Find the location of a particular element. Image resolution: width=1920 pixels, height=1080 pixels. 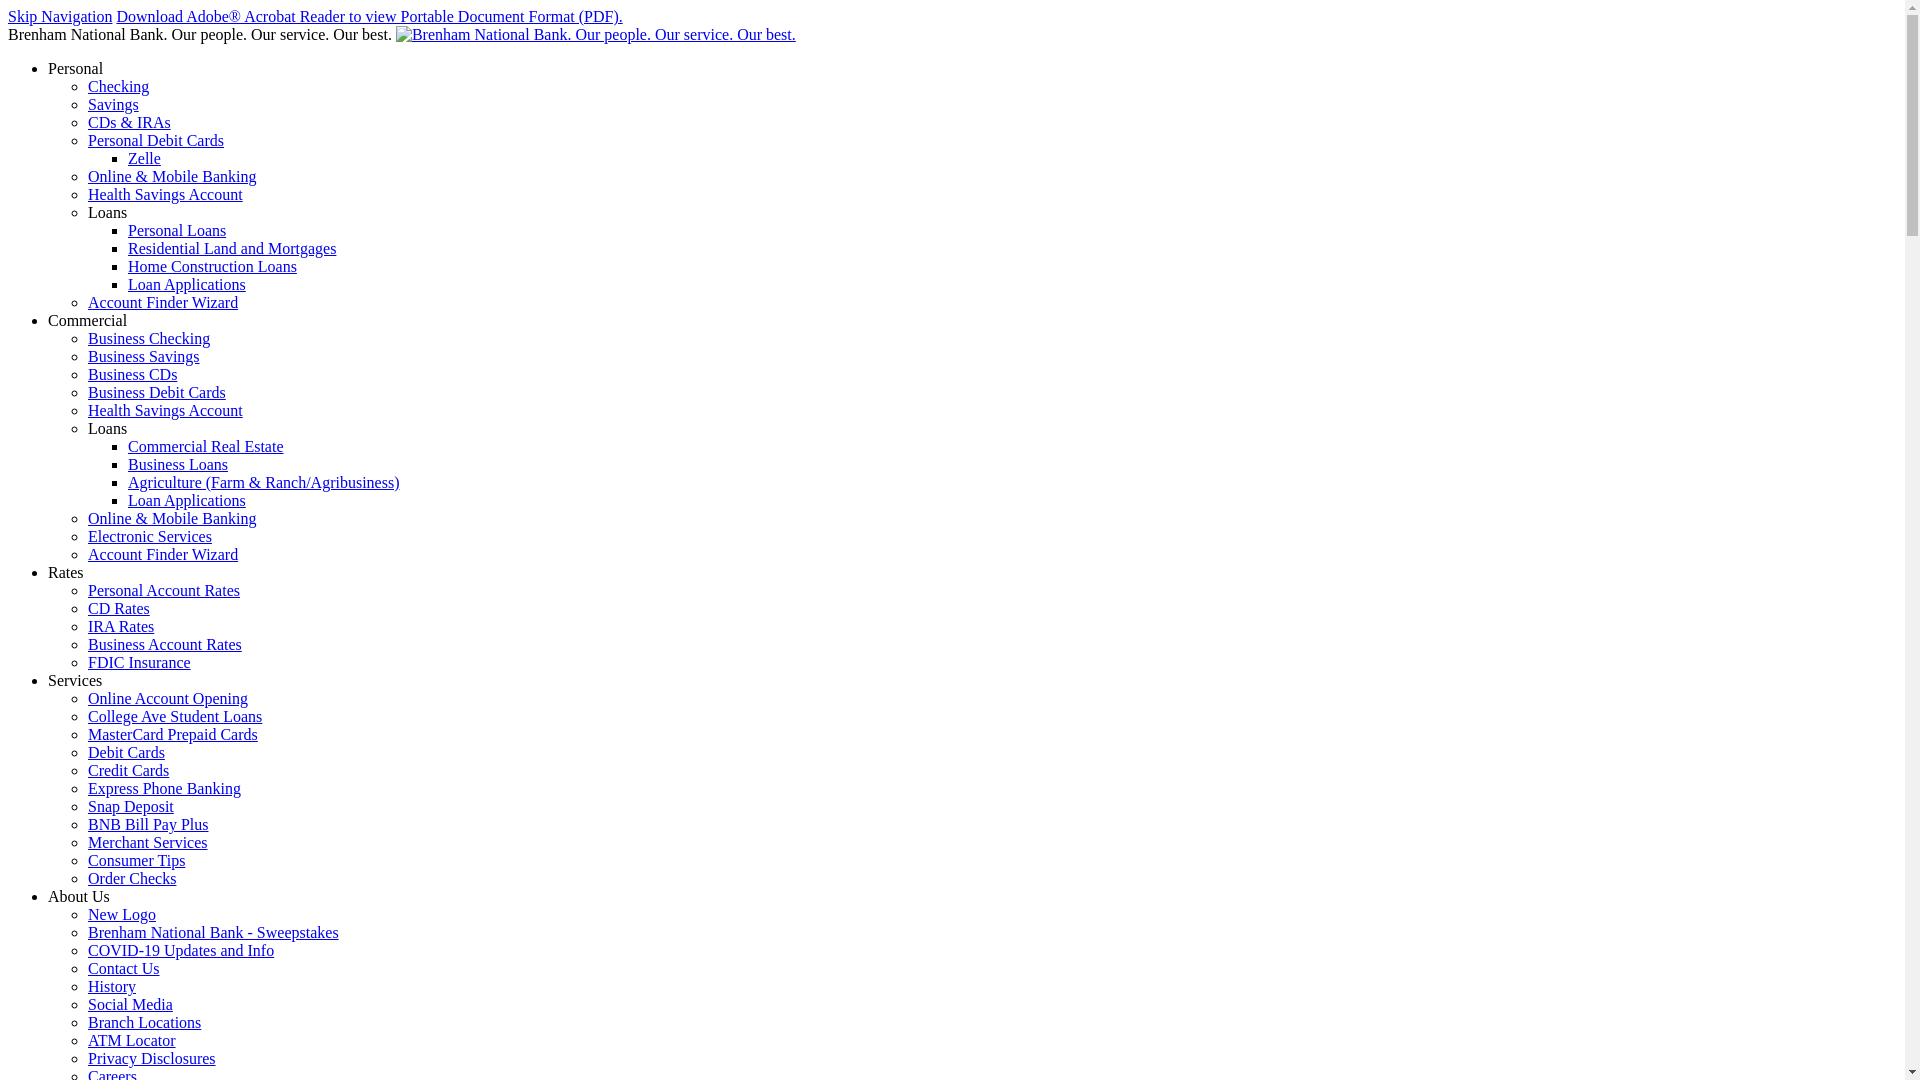

'Home Construction Loans' is located at coordinates (212, 265).